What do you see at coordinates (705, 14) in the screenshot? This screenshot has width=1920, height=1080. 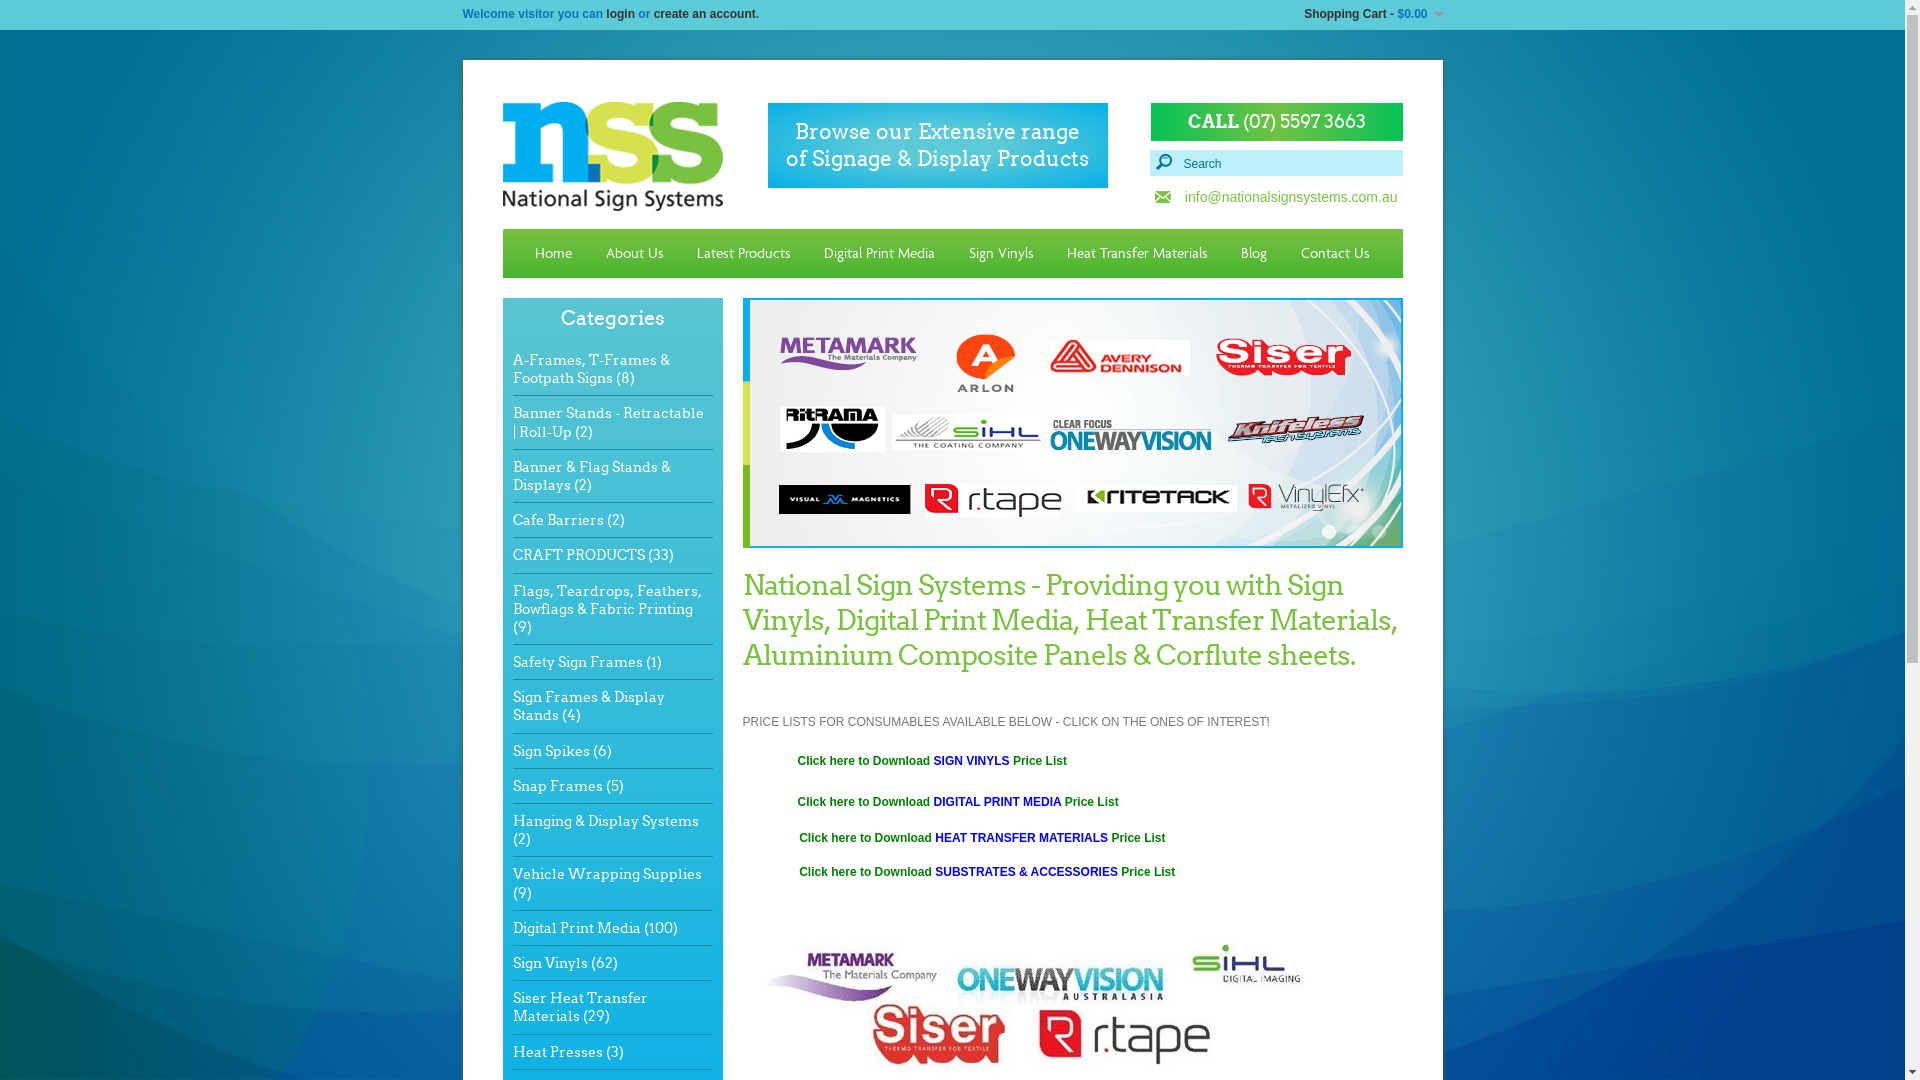 I see `'create an account'` at bounding box center [705, 14].